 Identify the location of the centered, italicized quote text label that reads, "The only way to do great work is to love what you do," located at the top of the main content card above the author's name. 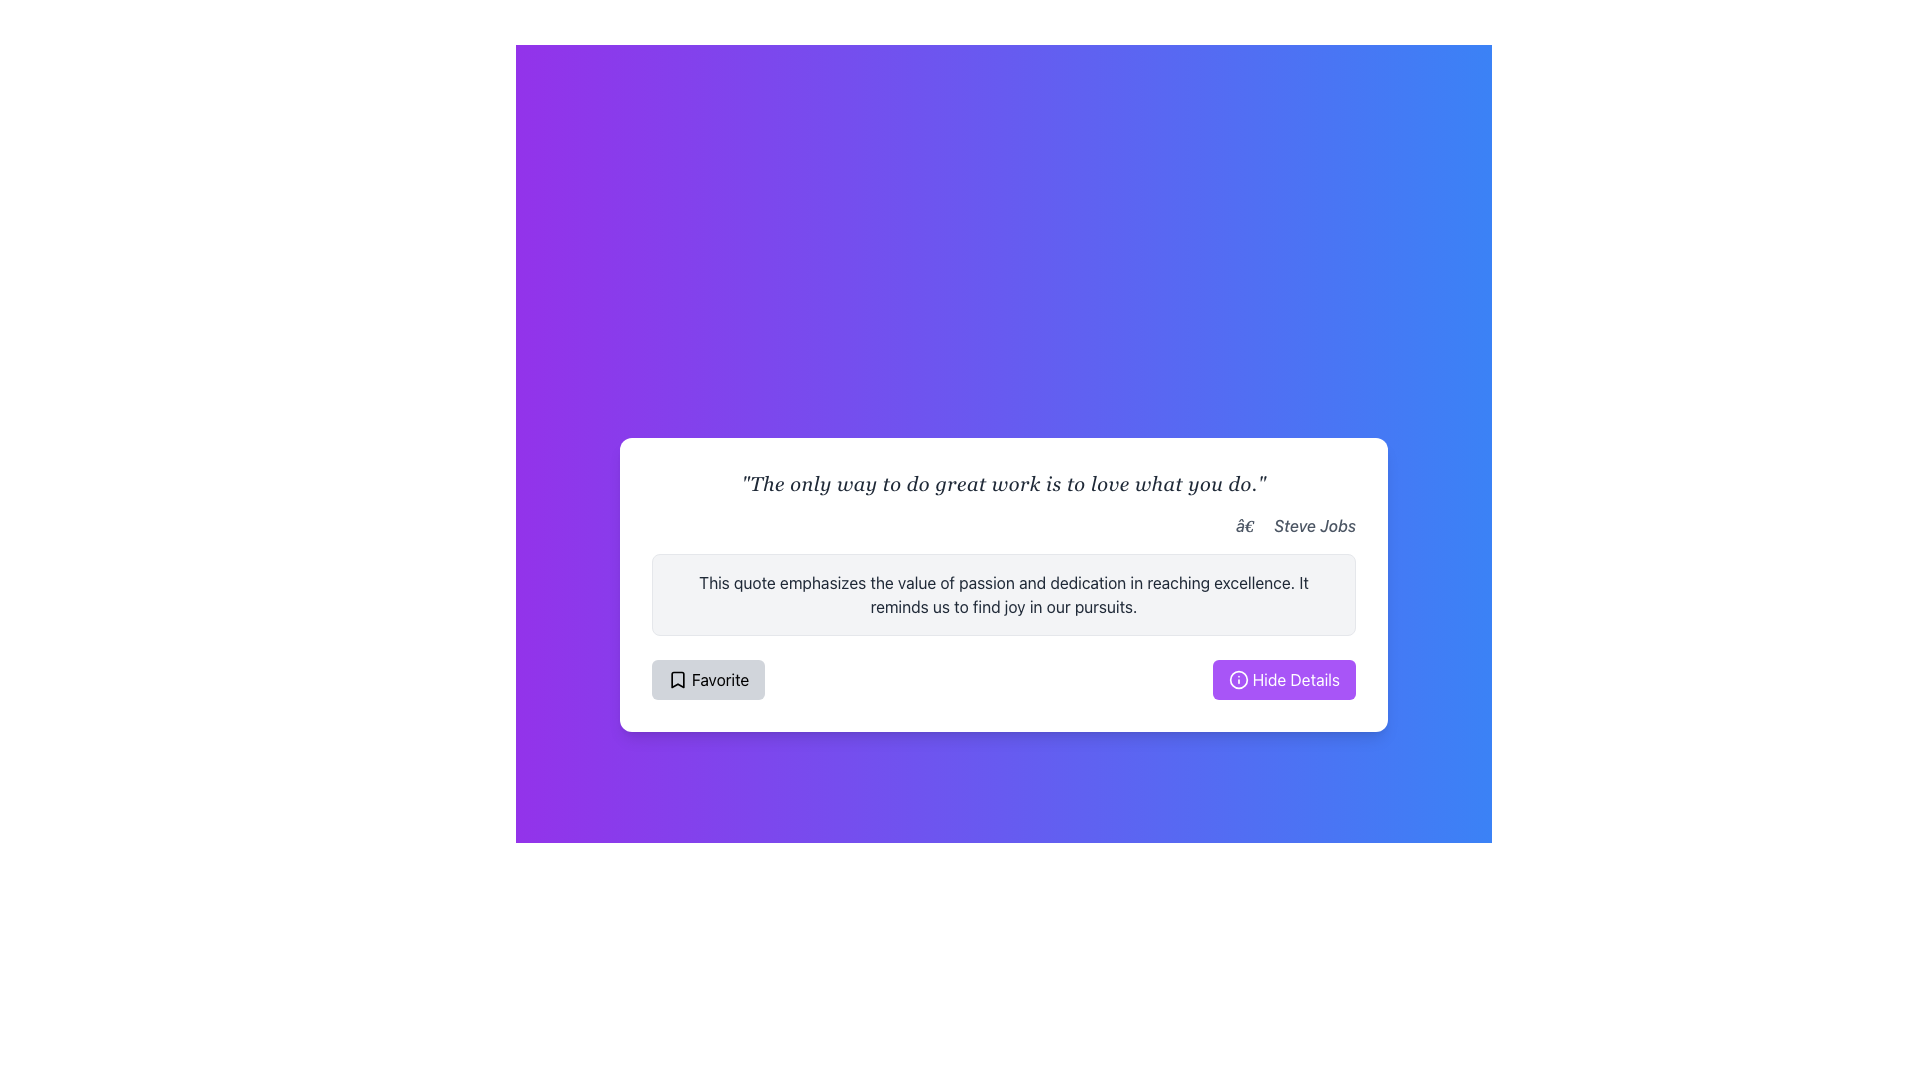
(1003, 483).